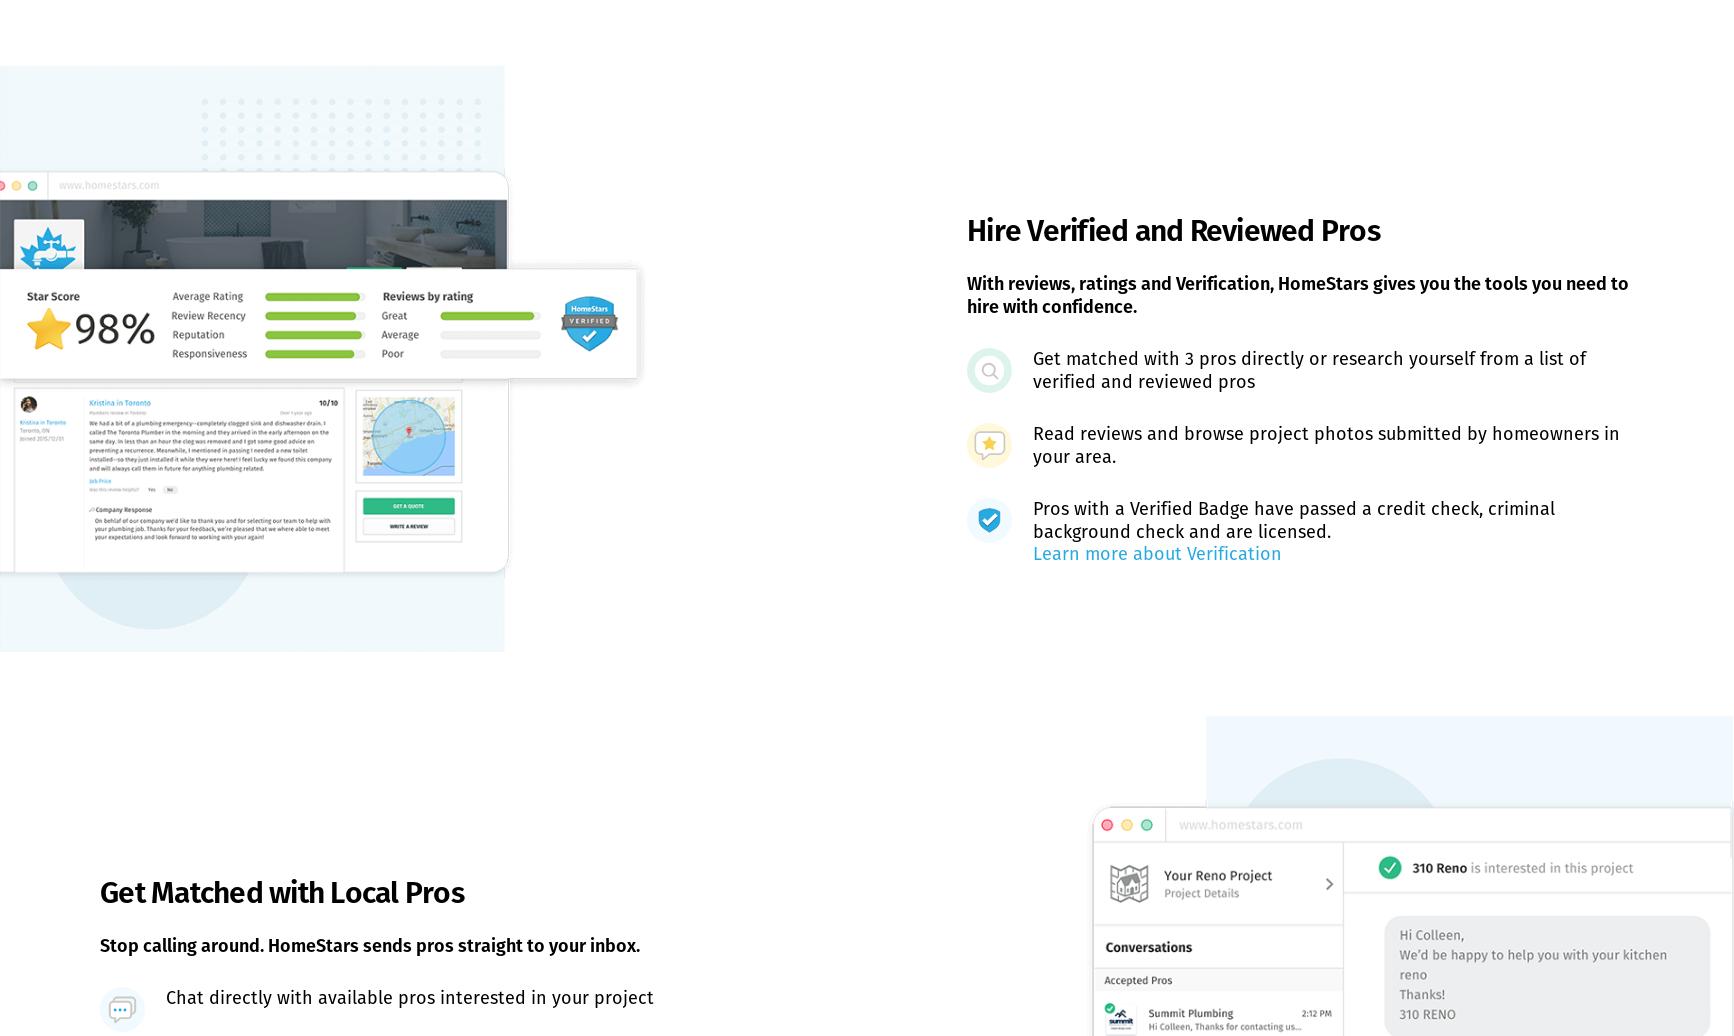  What do you see at coordinates (615, 770) in the screenshot?
I see `'Building Trust'` at bounding box center [615, 770].